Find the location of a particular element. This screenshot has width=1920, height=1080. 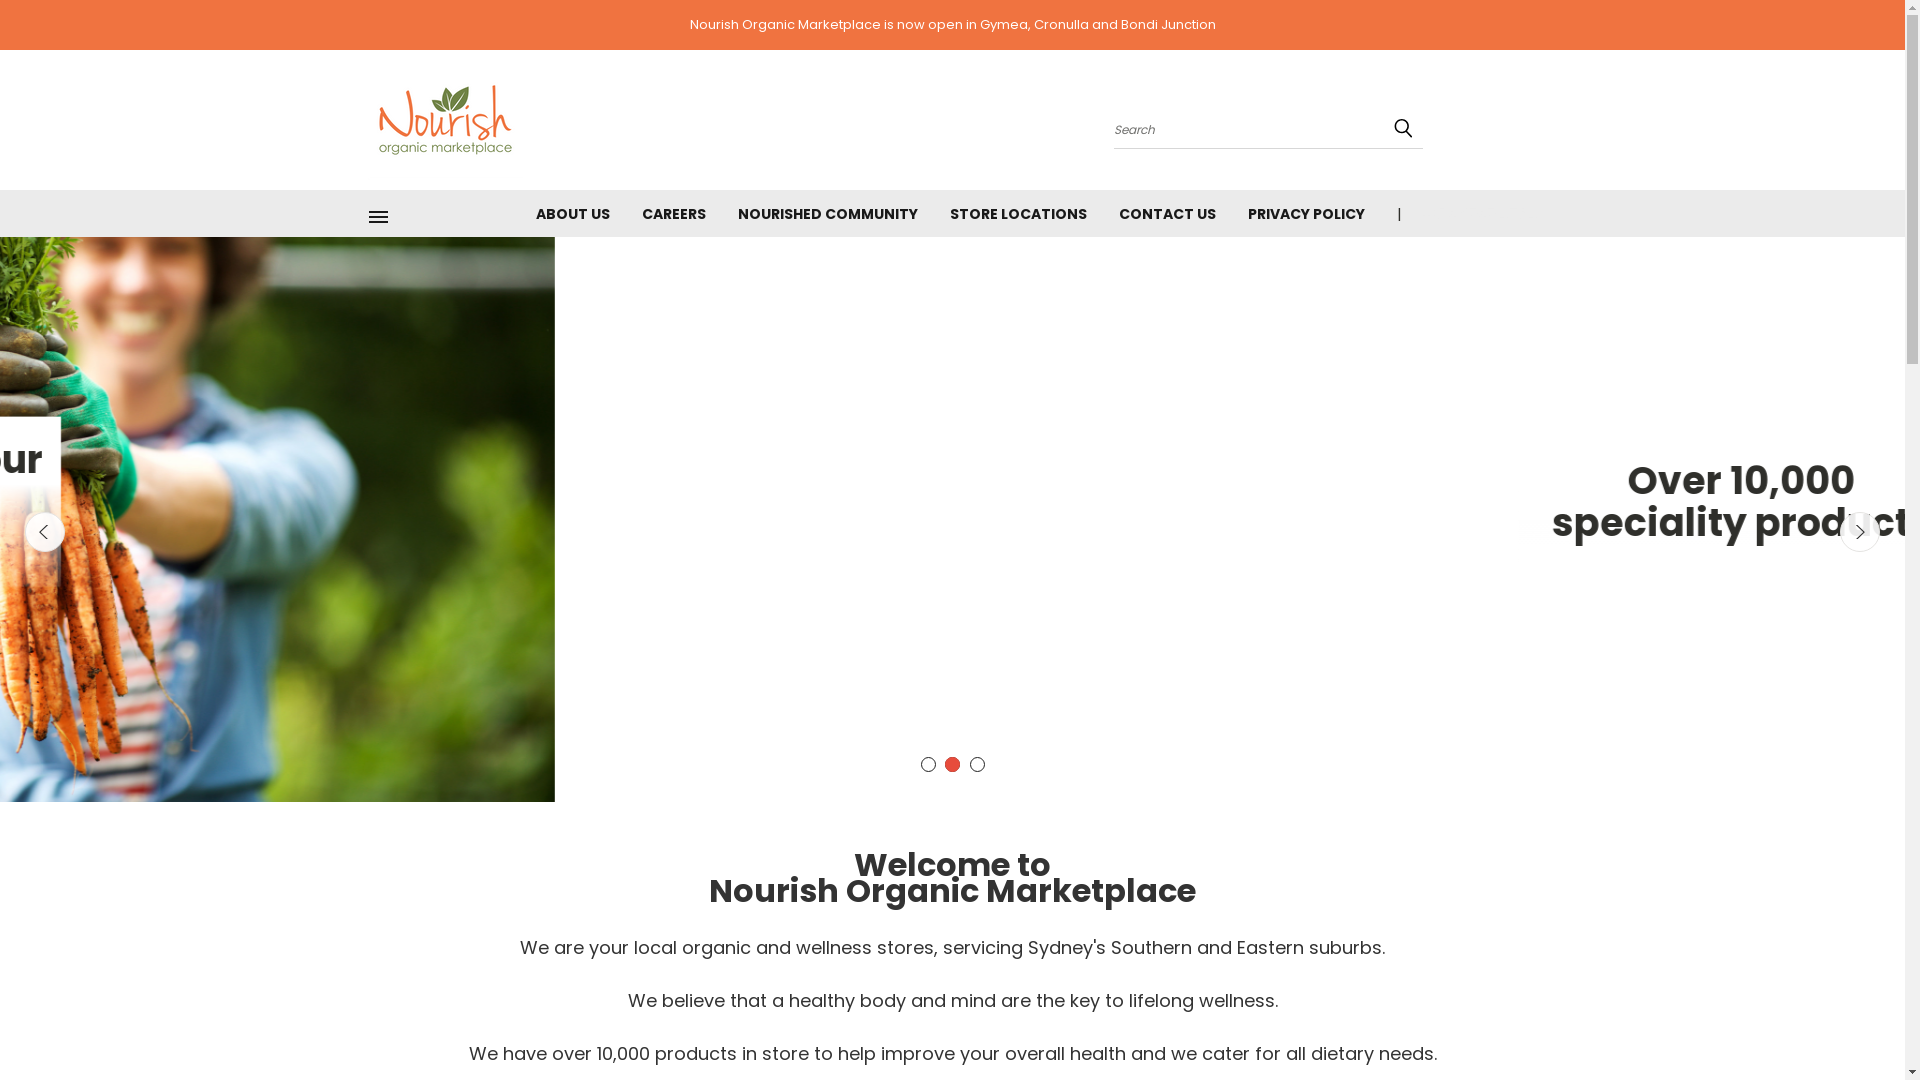

'Nourish Organic Marketplace' is located at coordinates (444, 119).